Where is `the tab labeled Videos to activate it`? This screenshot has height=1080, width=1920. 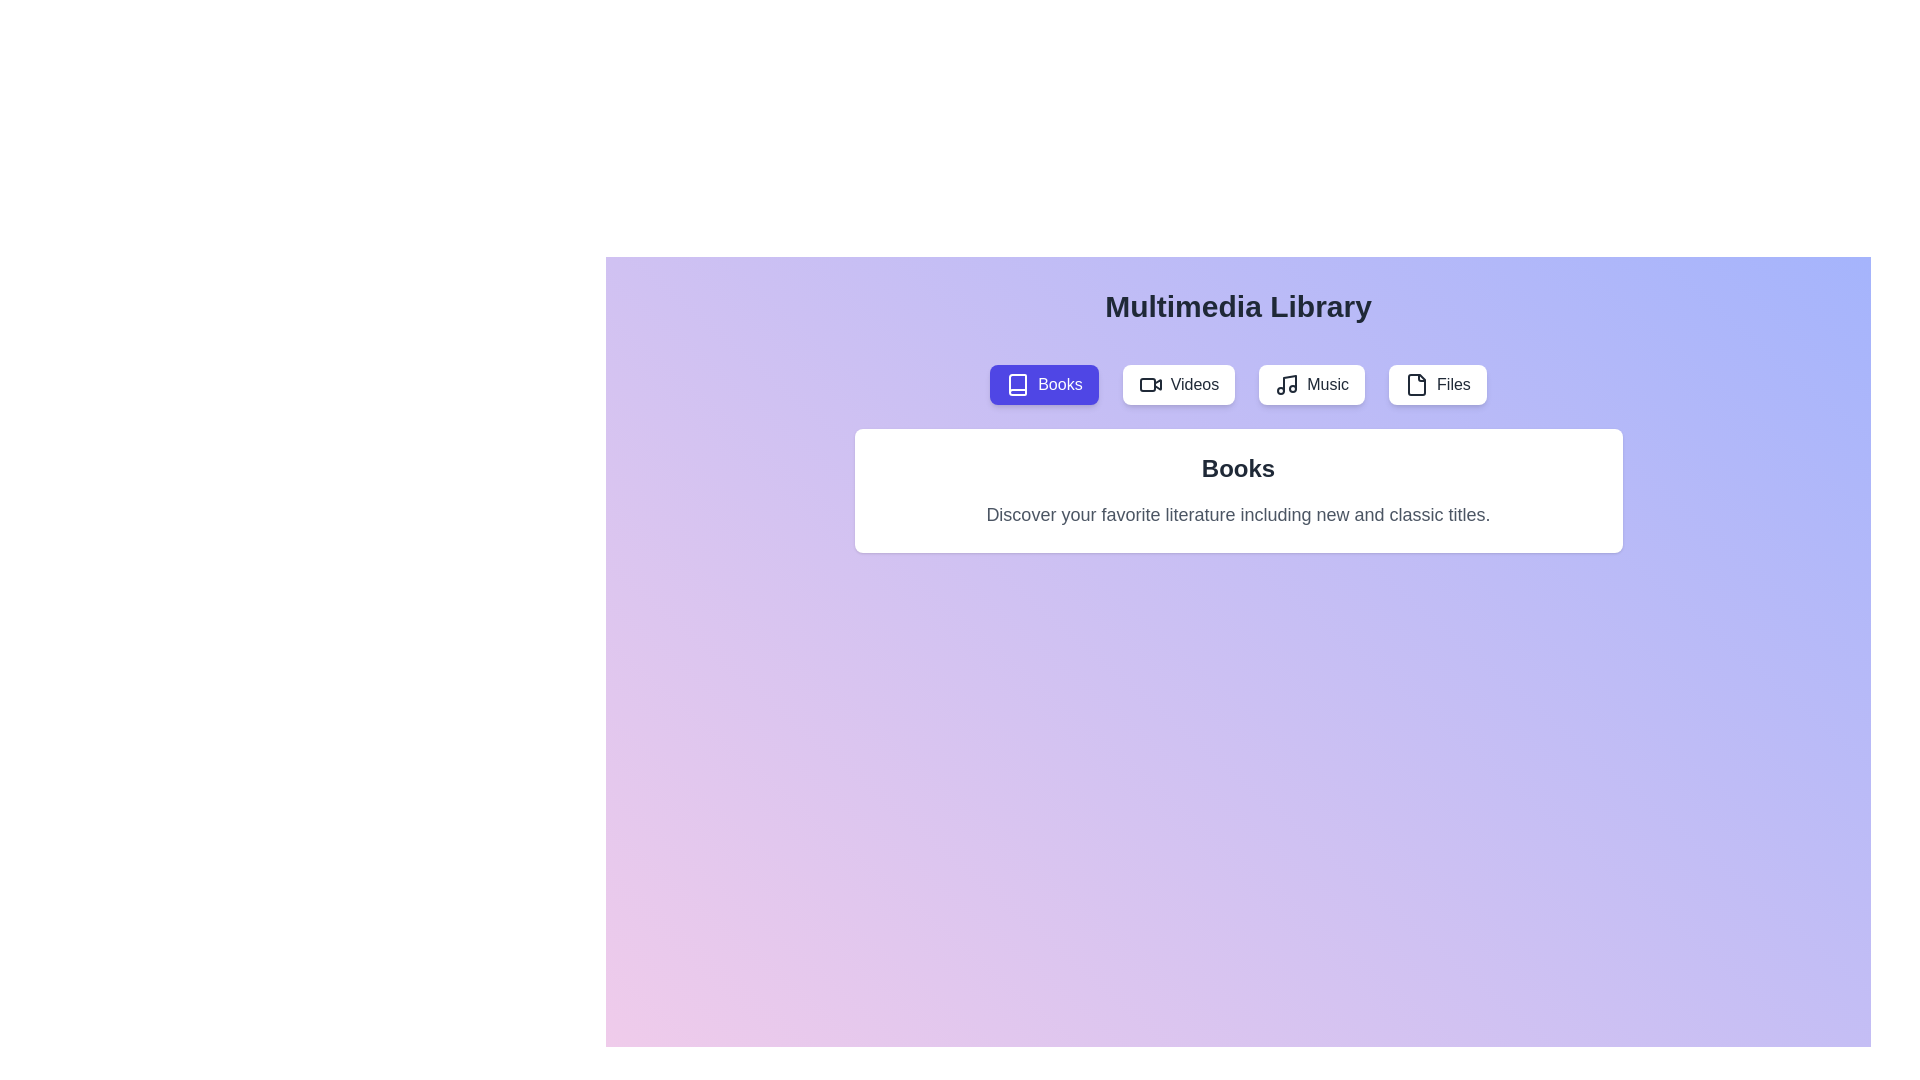
the tab labeled Videos to activate it is located at coordinates (1177, 385).